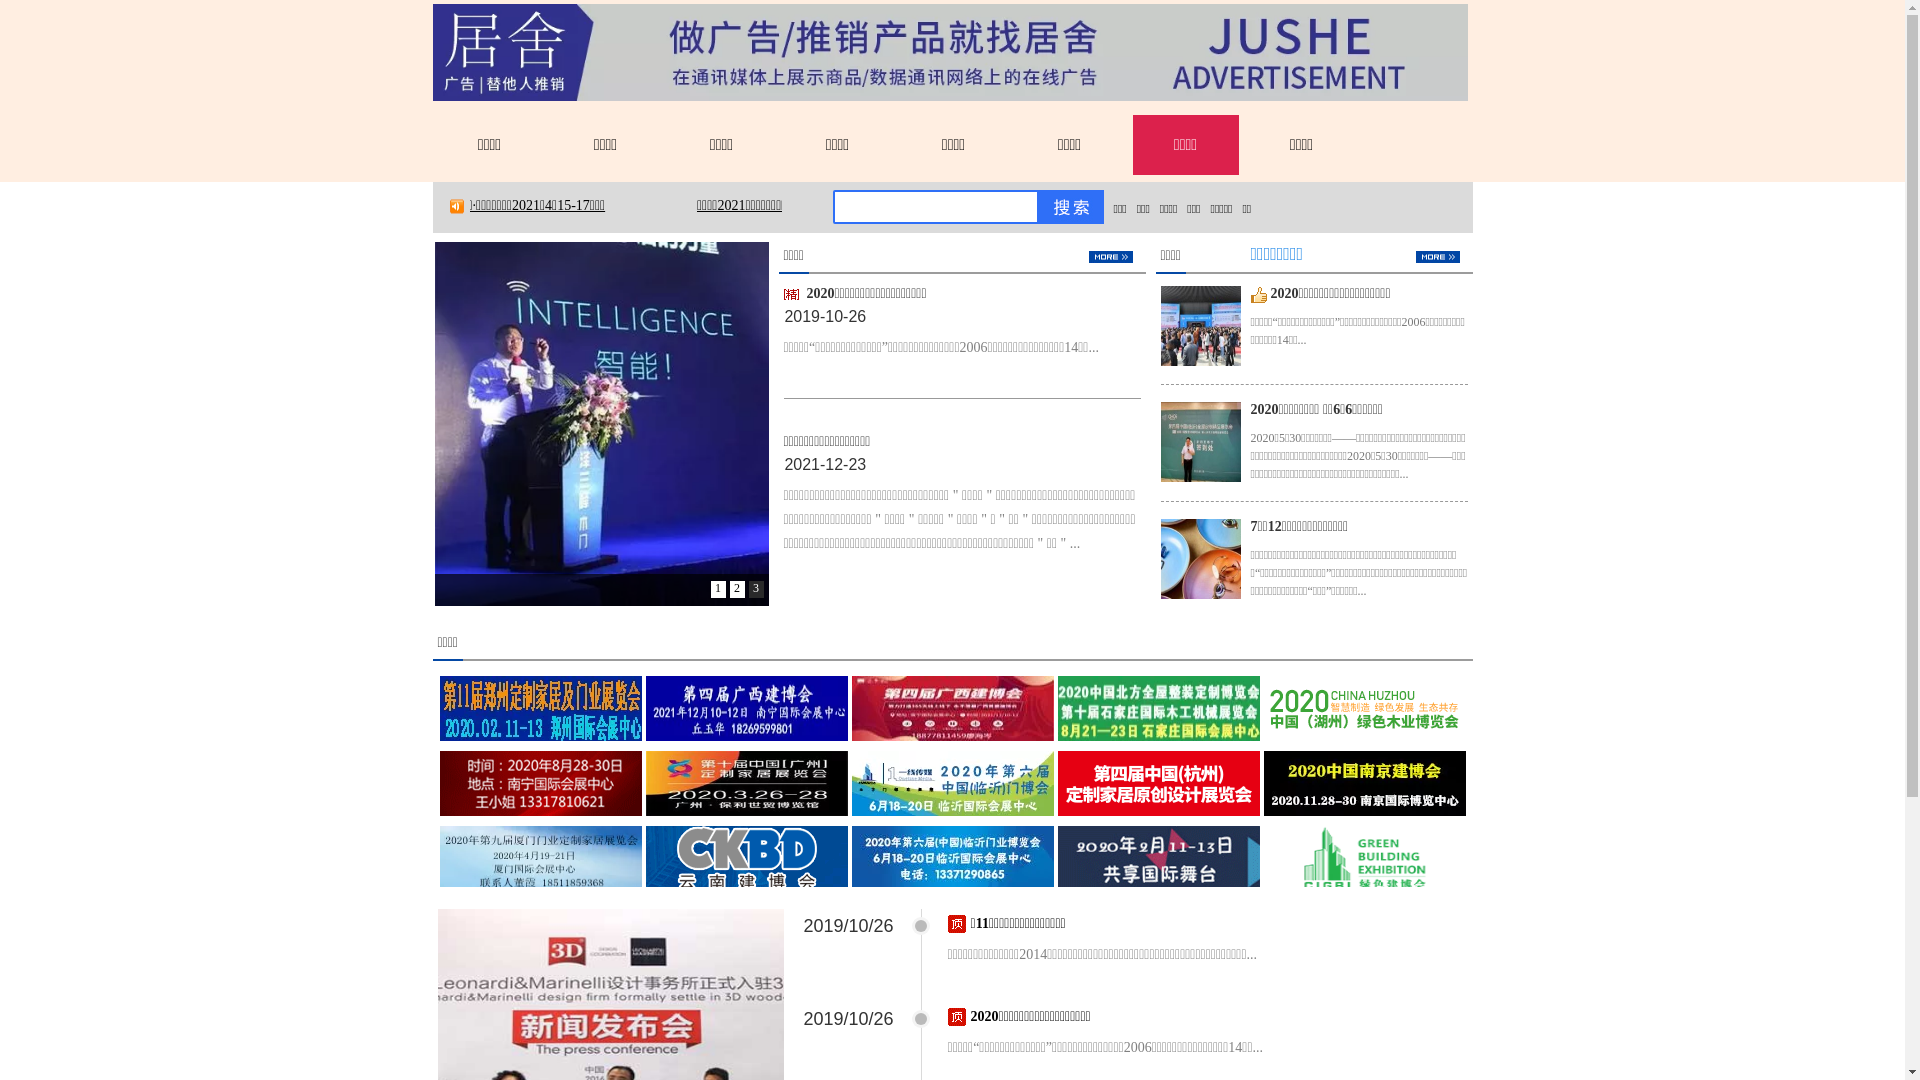 The image size is (1920, 1080). Describe the element at coordinates (736, 588) in the screenshot. I see `'2'` at that location.